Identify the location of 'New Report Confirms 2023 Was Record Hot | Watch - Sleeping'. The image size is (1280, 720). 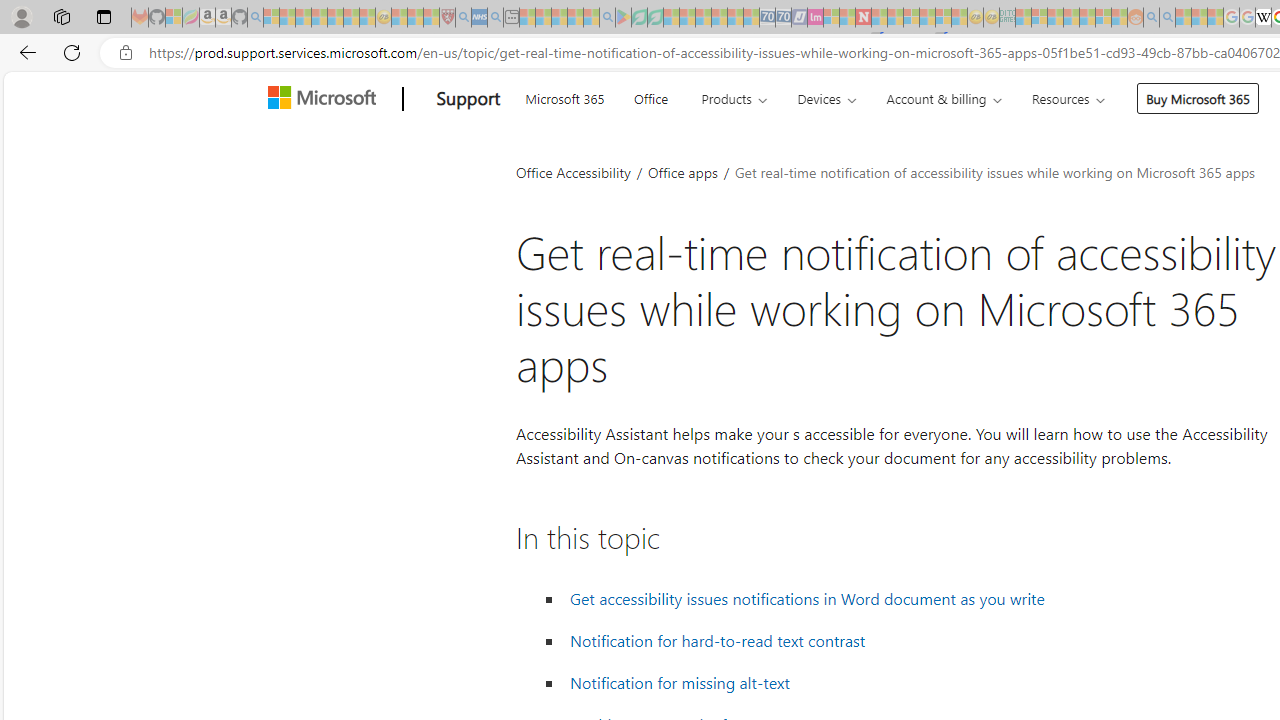
(335, 17).